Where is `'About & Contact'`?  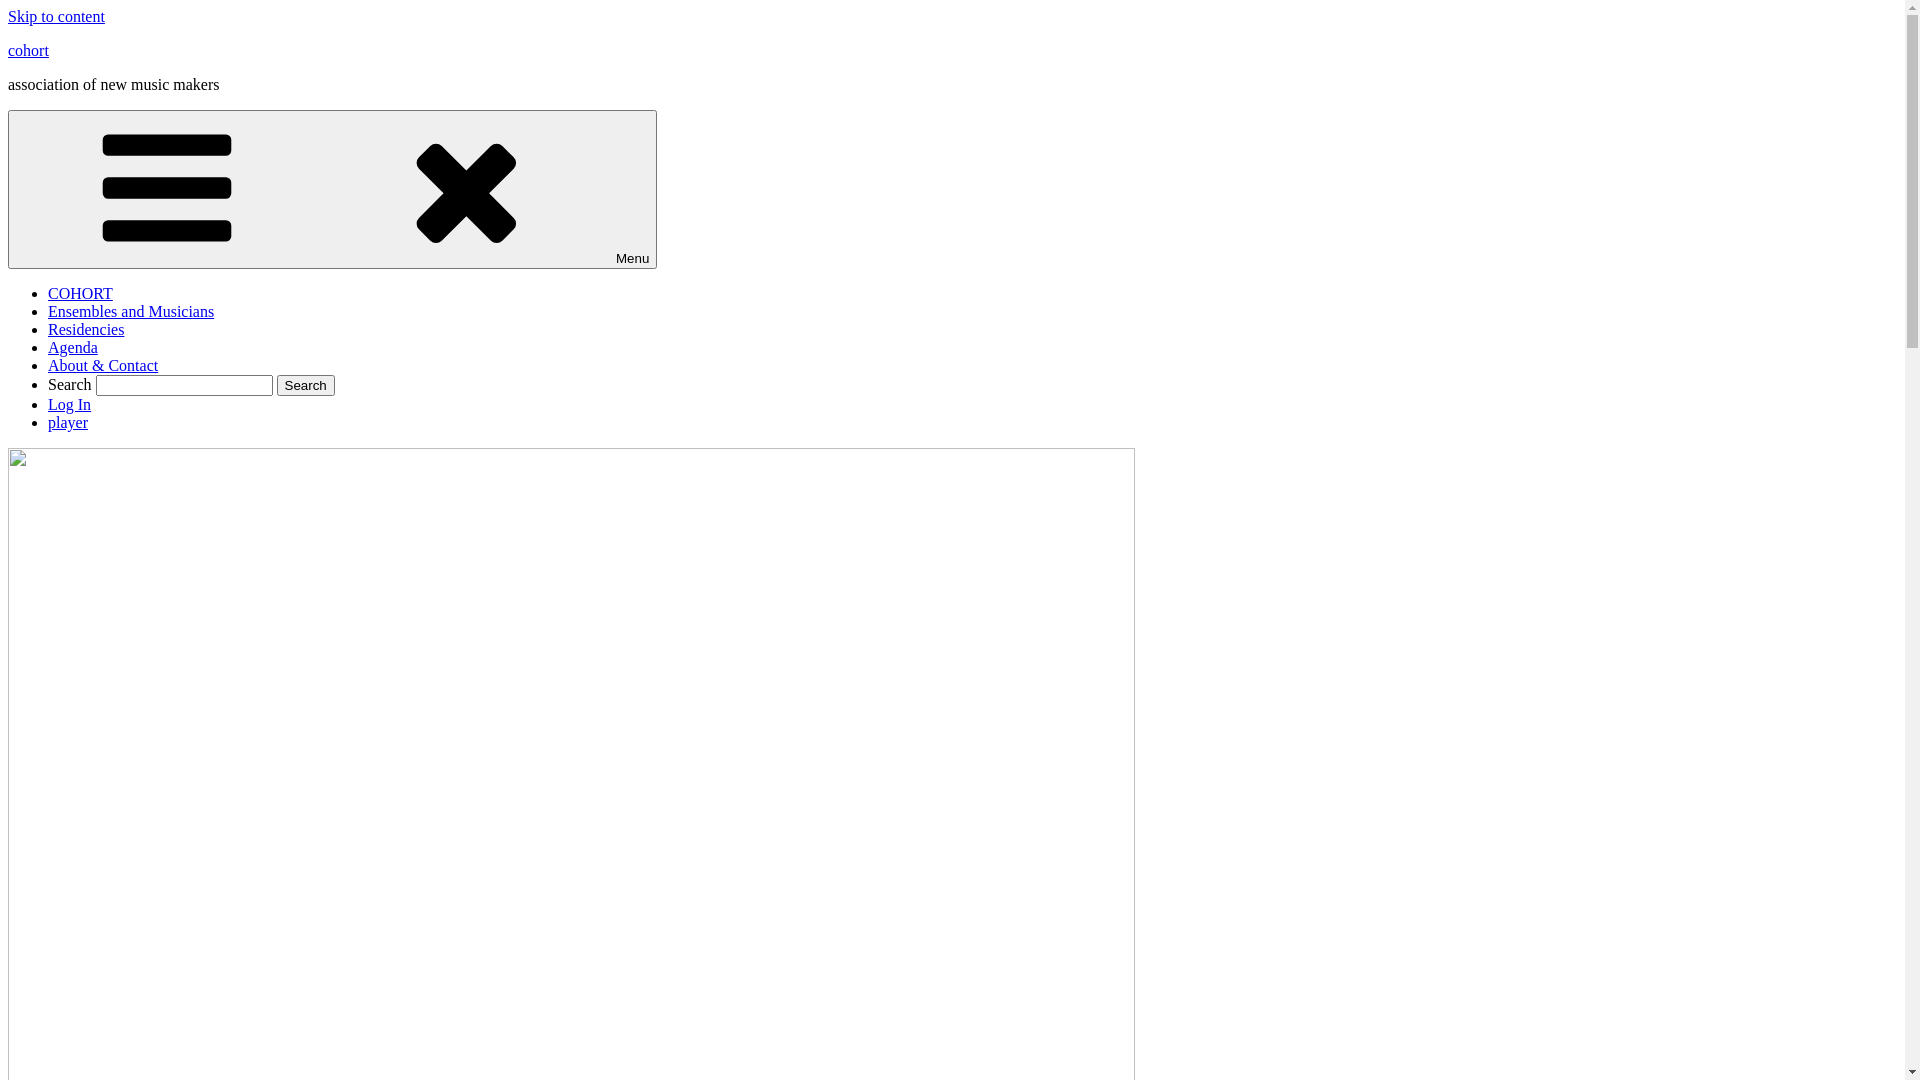
'About & Contact' is located at coordinates (101, 365).